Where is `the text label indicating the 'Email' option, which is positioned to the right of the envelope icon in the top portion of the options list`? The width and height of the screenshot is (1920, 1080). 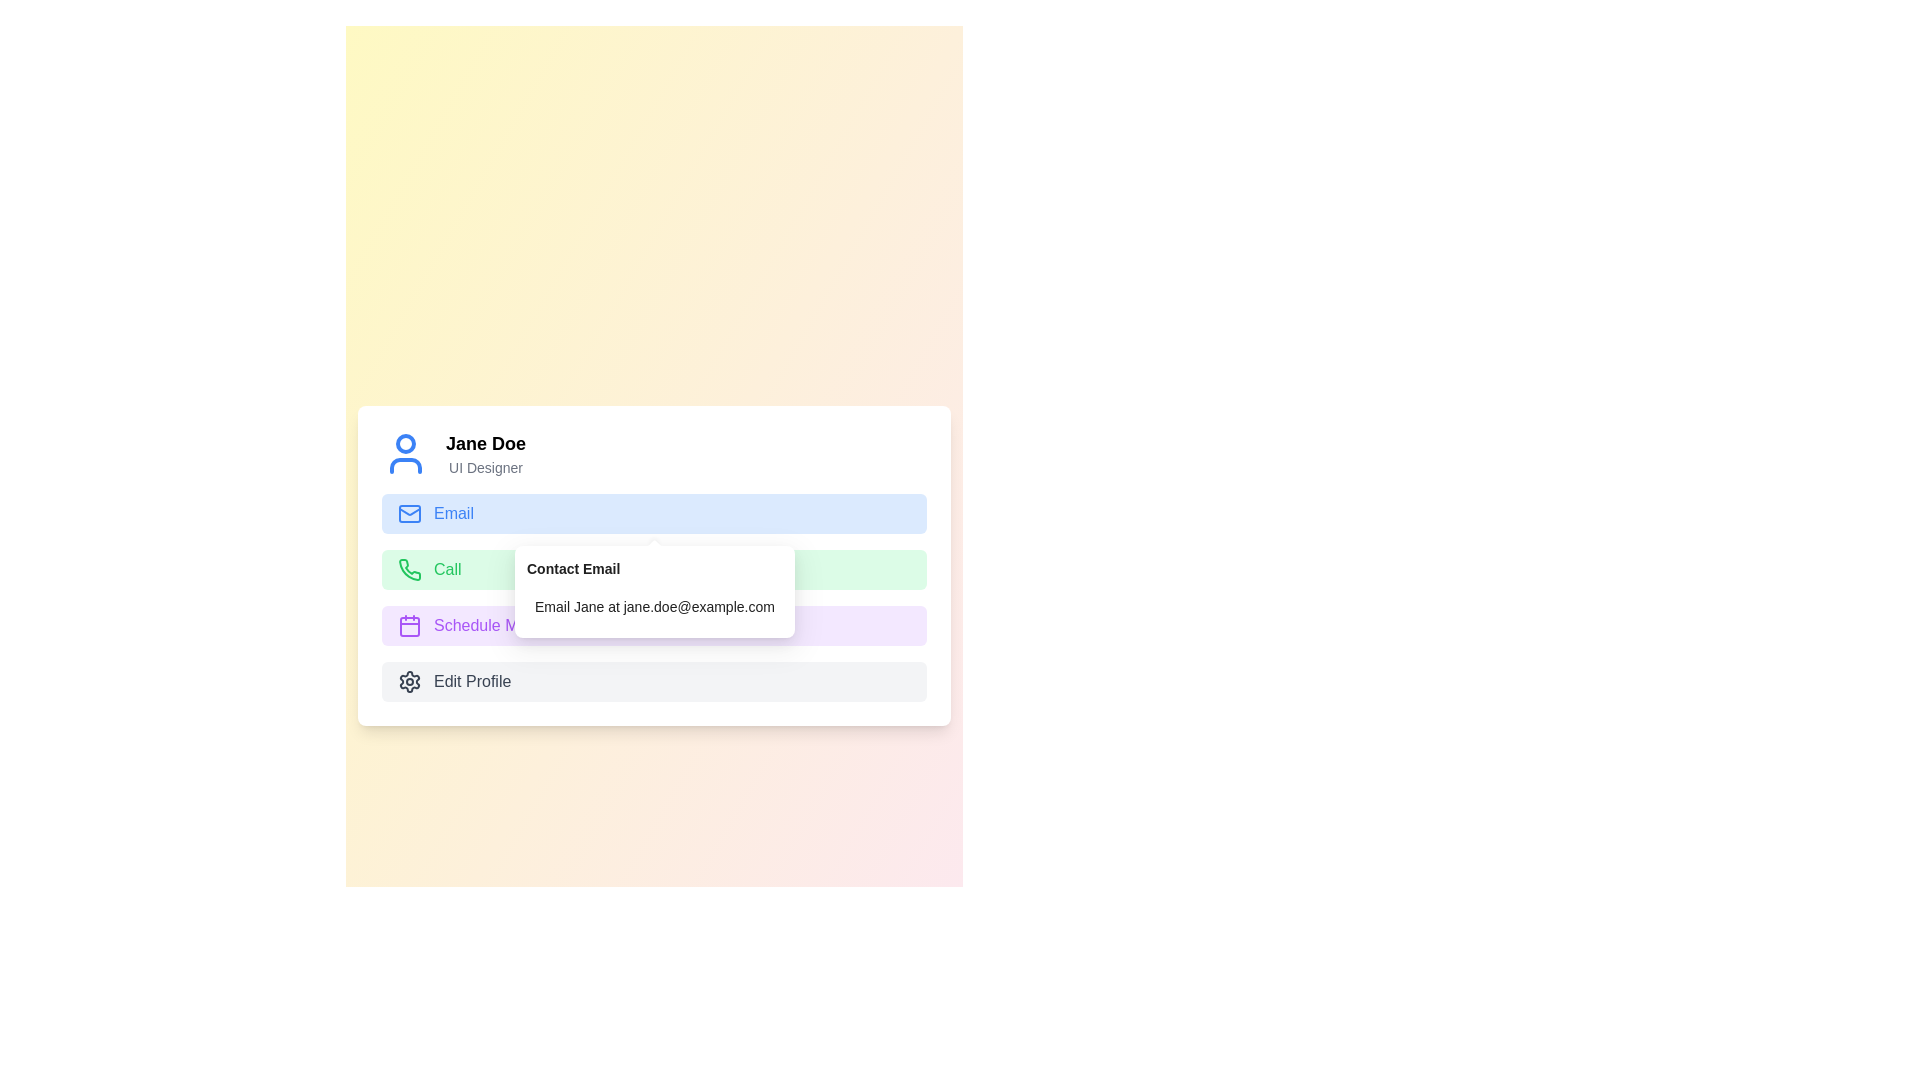 the text label indicating the 'Email' option, which is positioned to the right of the envelope icon in the top portion of the options list is located at coordinates (452, 512).